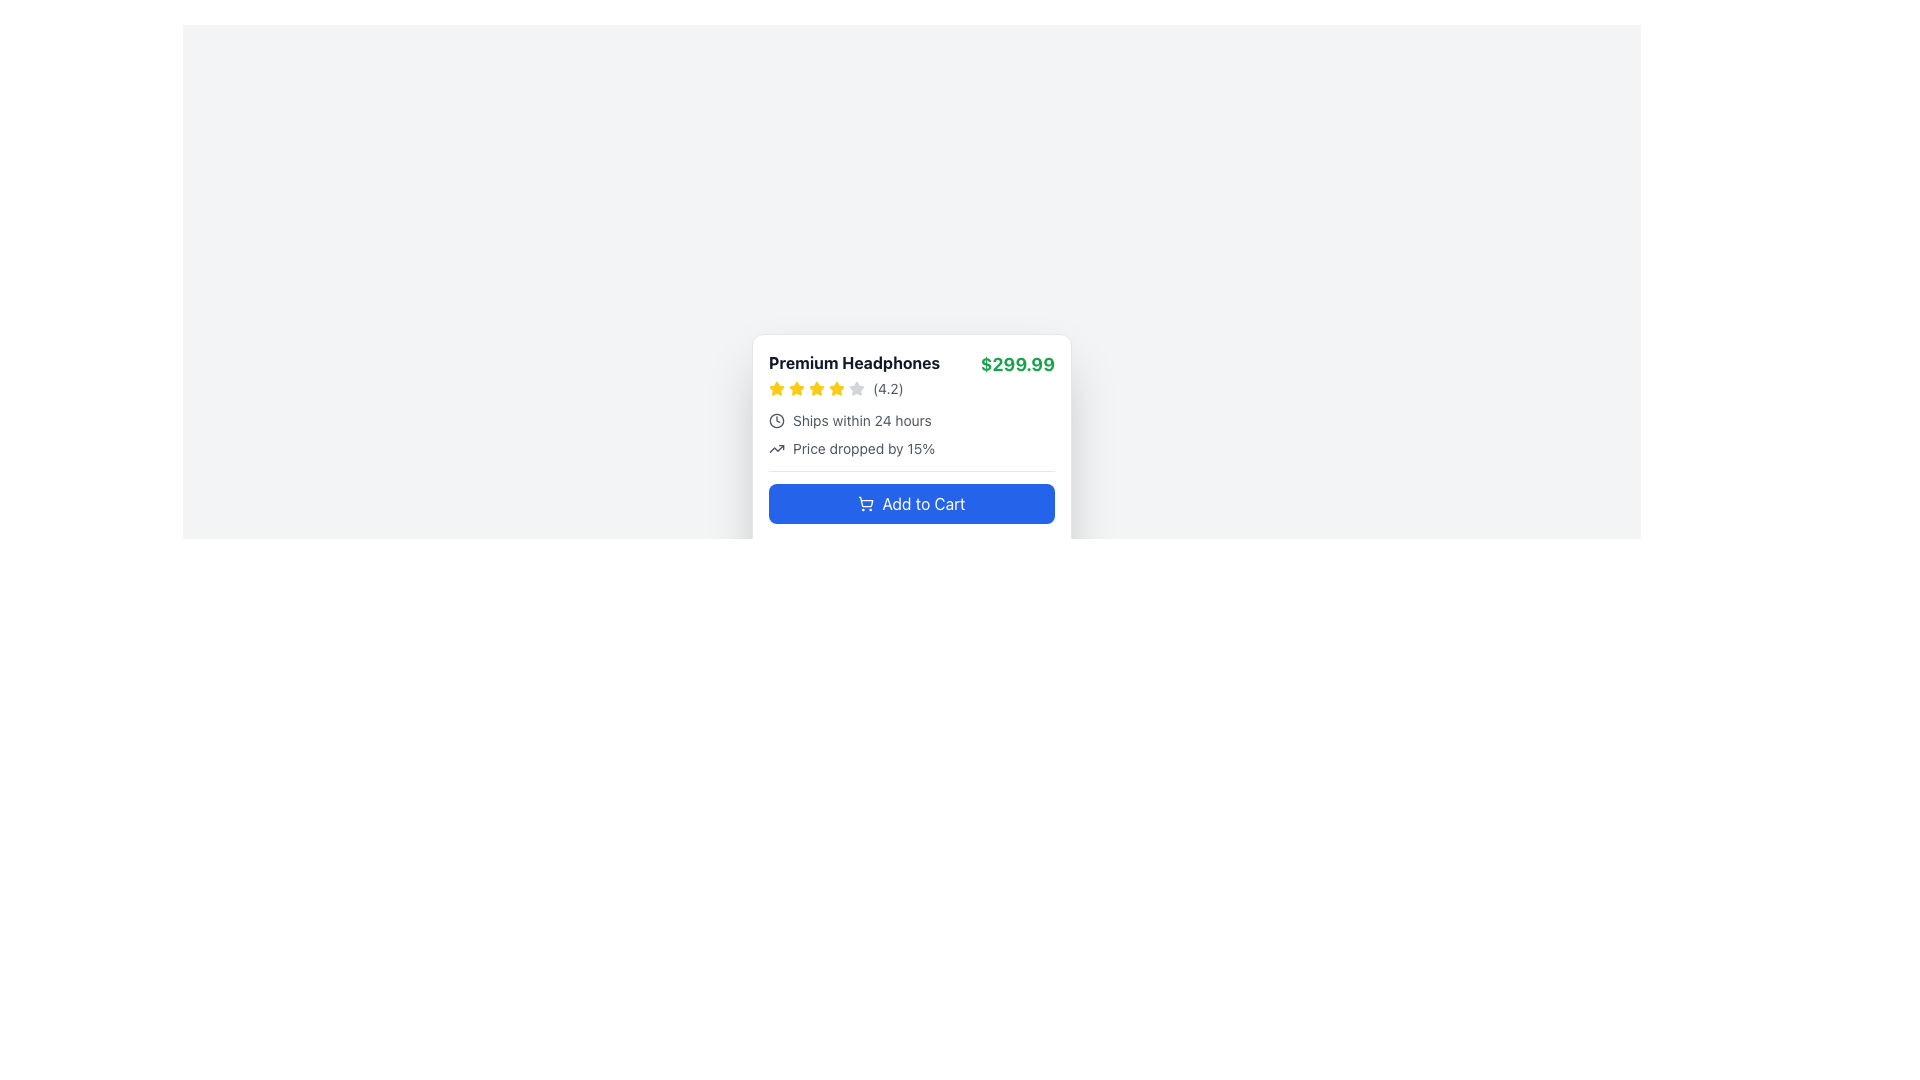 The height and width of the screenshot is (1080, 1920). What do you see at coordinates (856, 388) in the screenshot?
I see `the third star icon in the rating system, which visually represents the rating value, located below the product title` at bounding box center [856, 388].